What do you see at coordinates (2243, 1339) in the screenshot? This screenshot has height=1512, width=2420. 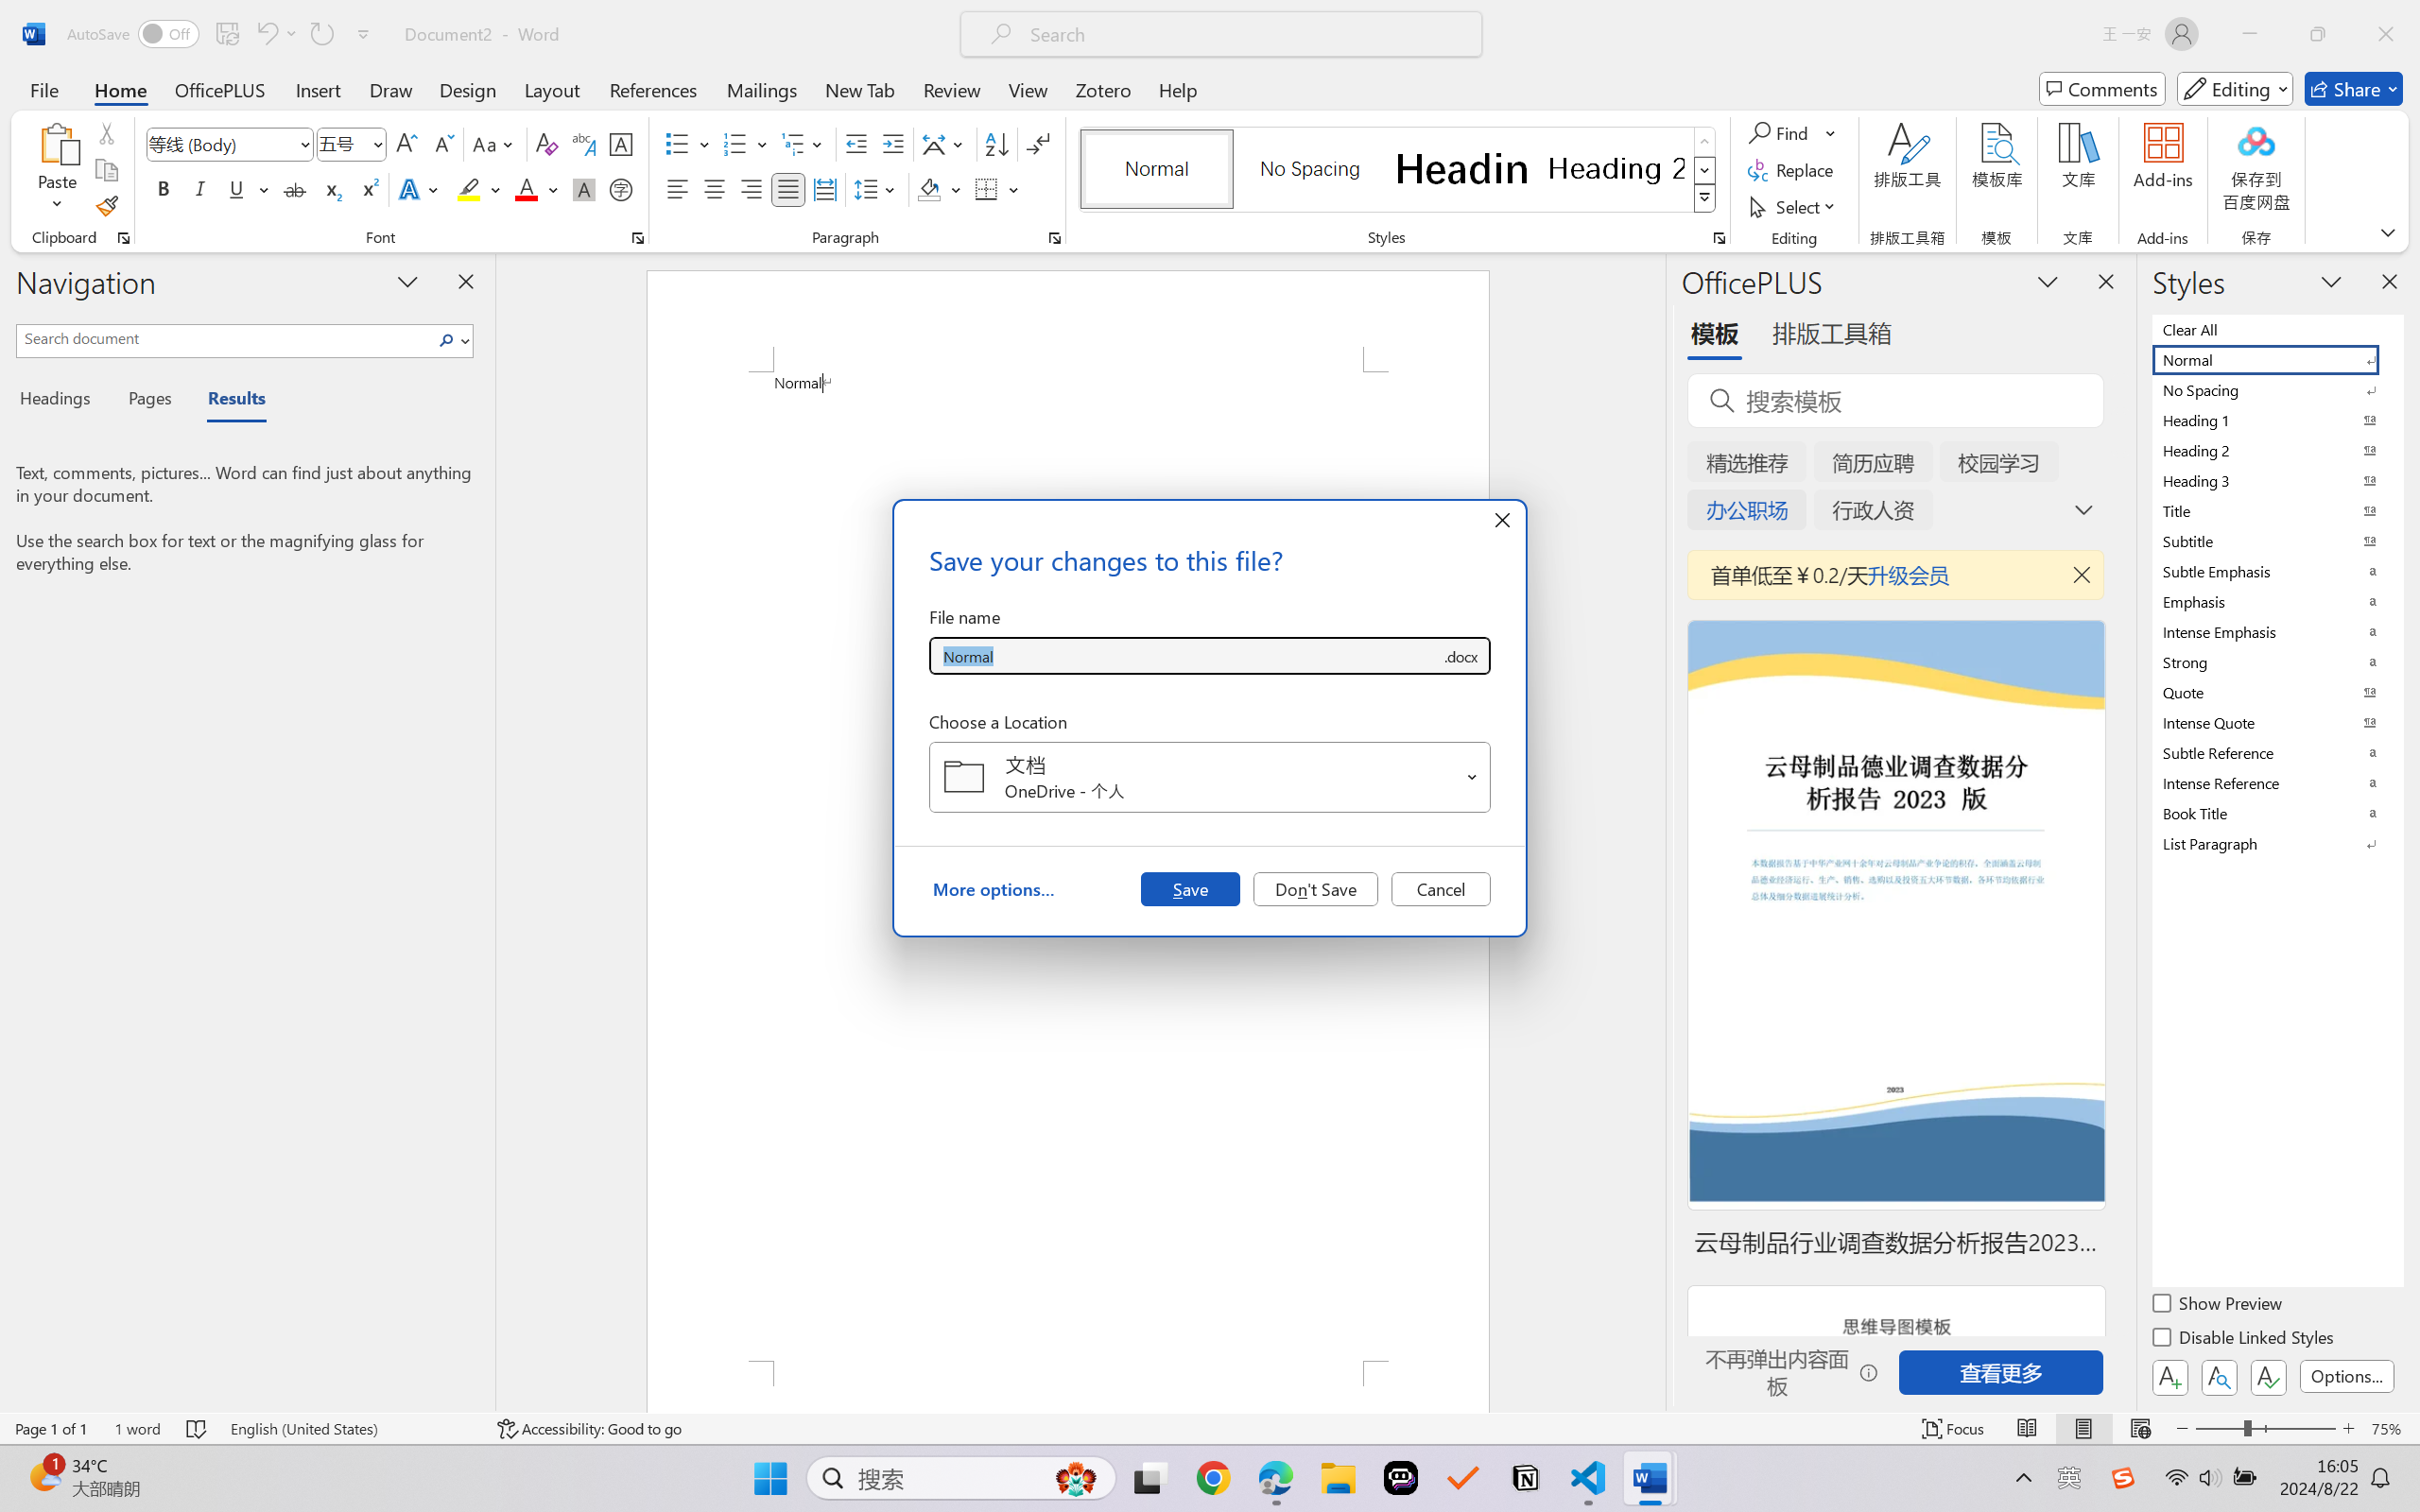 I see `'Disable Linked Styles'` at bounding box center [2243, 1339].